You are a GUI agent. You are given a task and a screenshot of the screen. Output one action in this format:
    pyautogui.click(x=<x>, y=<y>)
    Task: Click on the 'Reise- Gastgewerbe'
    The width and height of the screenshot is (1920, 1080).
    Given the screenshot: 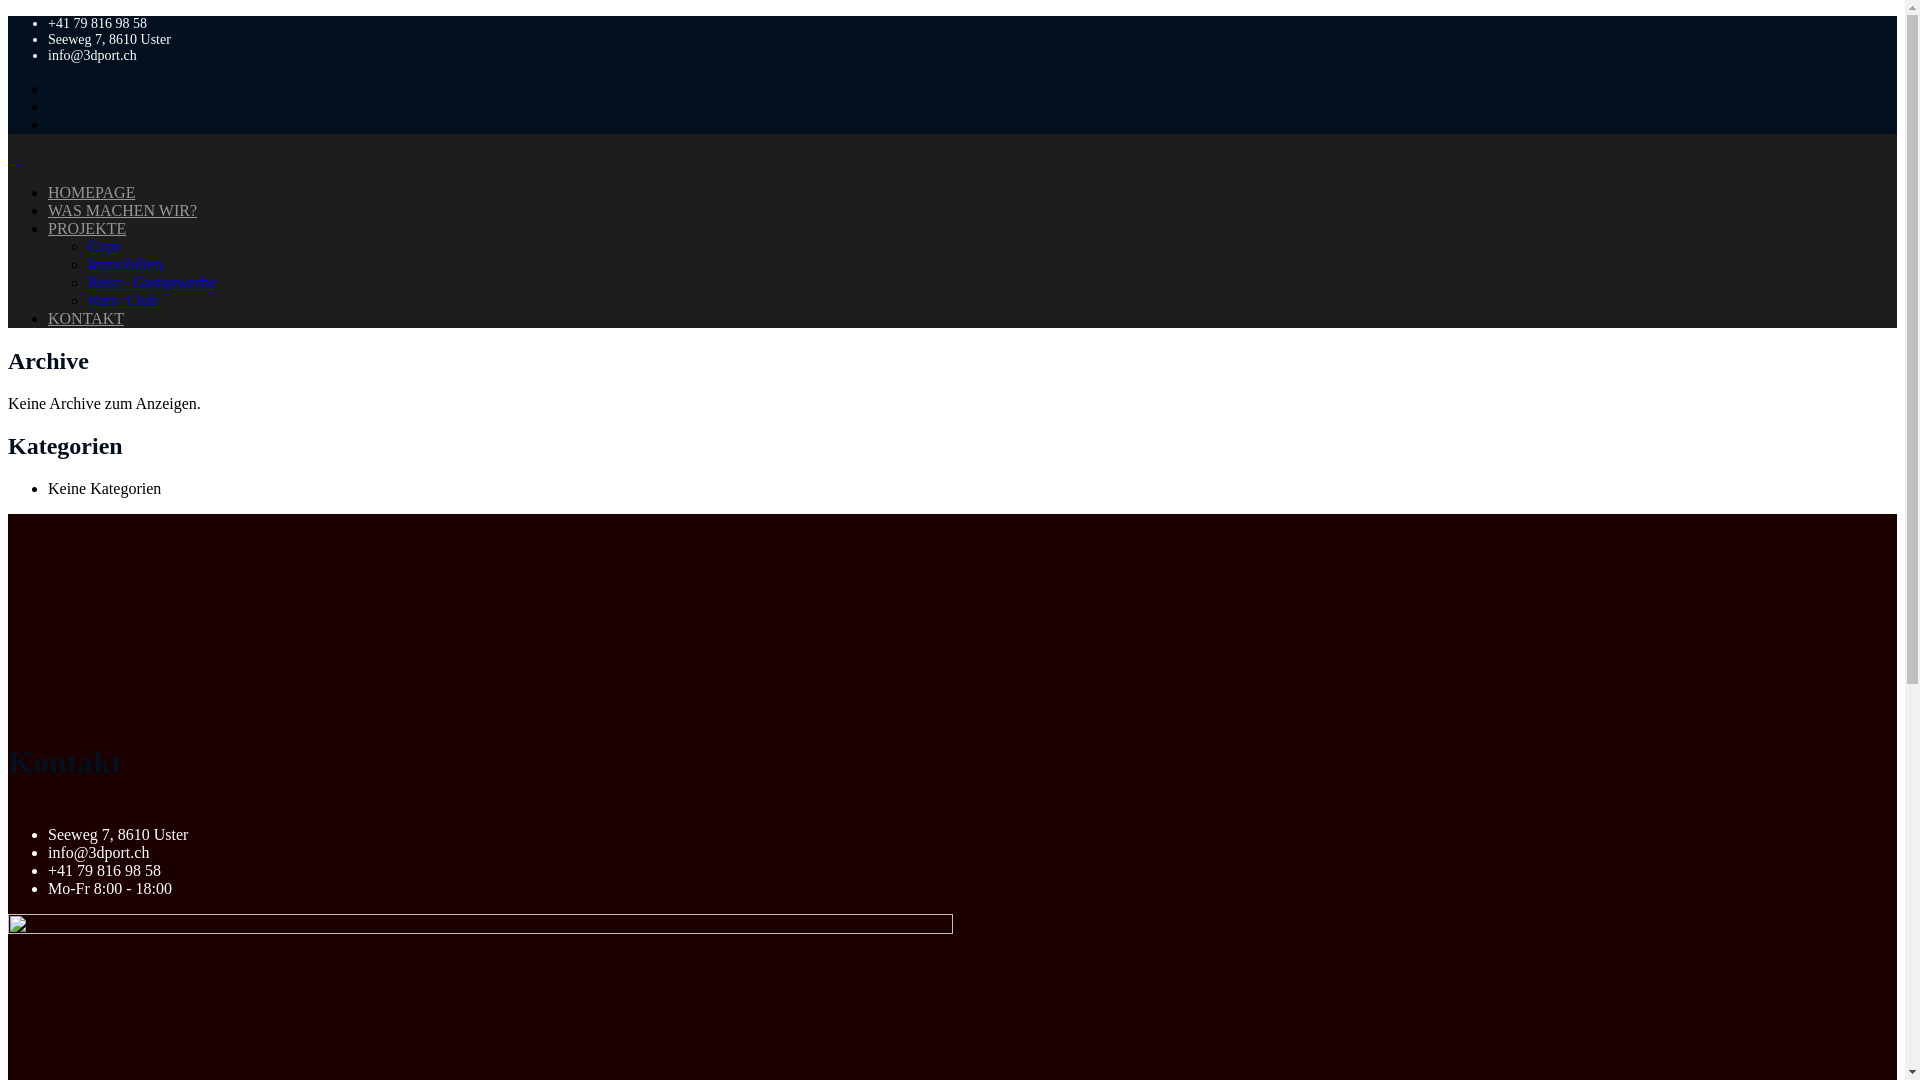 What is the action you would take?
    pyautogui.click(x=151, y=282)
    